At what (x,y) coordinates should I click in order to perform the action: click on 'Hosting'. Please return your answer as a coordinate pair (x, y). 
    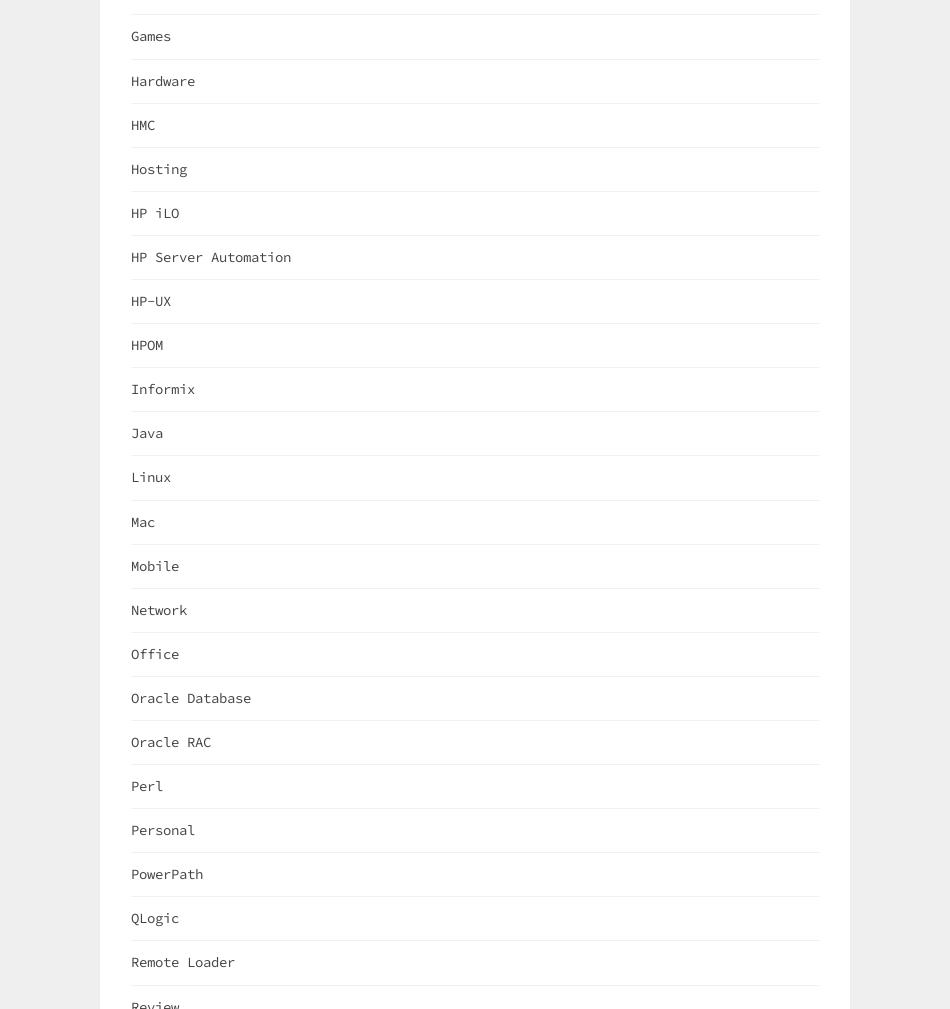
    Looking at the image, I should click on (159, 166).